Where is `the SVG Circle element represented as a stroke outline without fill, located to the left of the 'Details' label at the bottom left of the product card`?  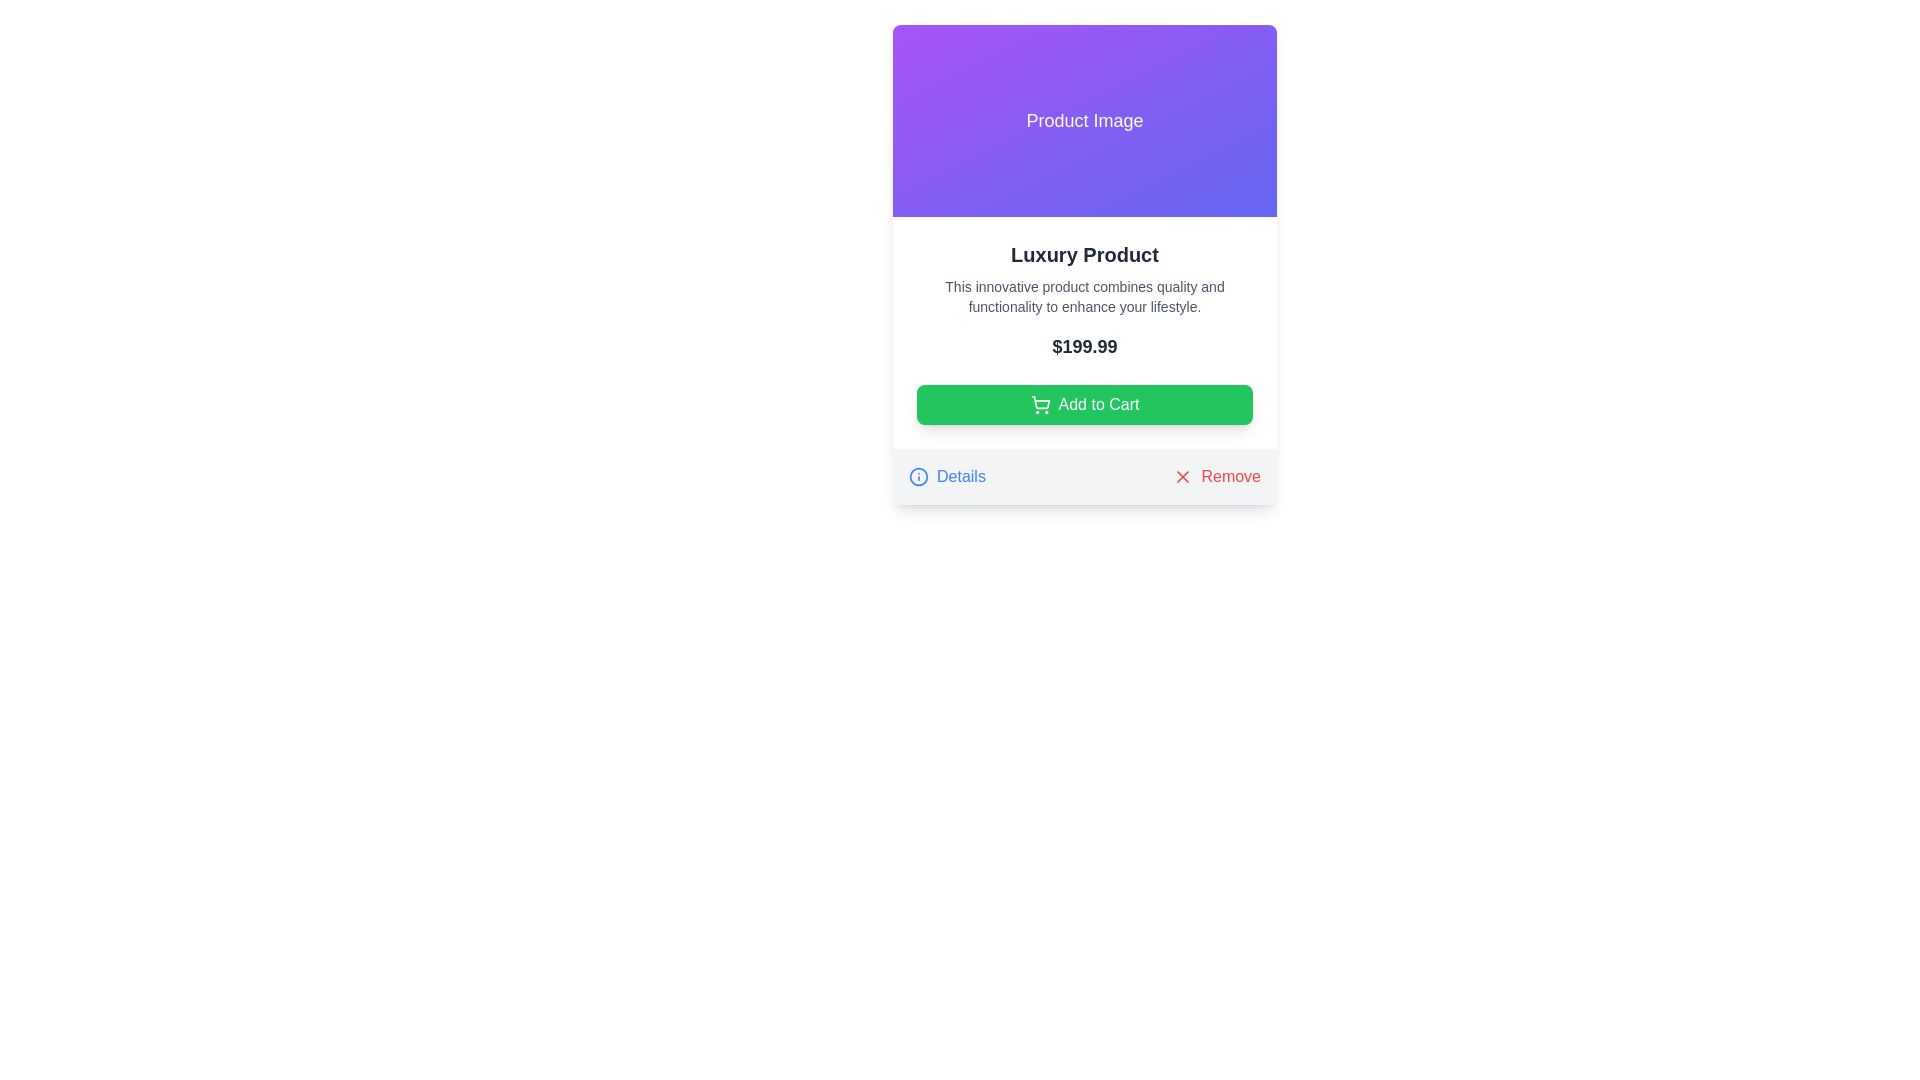
the SVG Circle element represented as a stroke outline without fill, located to the left of the 'Details' label at the bottom left of the product card is located at coordinates (917, 477).